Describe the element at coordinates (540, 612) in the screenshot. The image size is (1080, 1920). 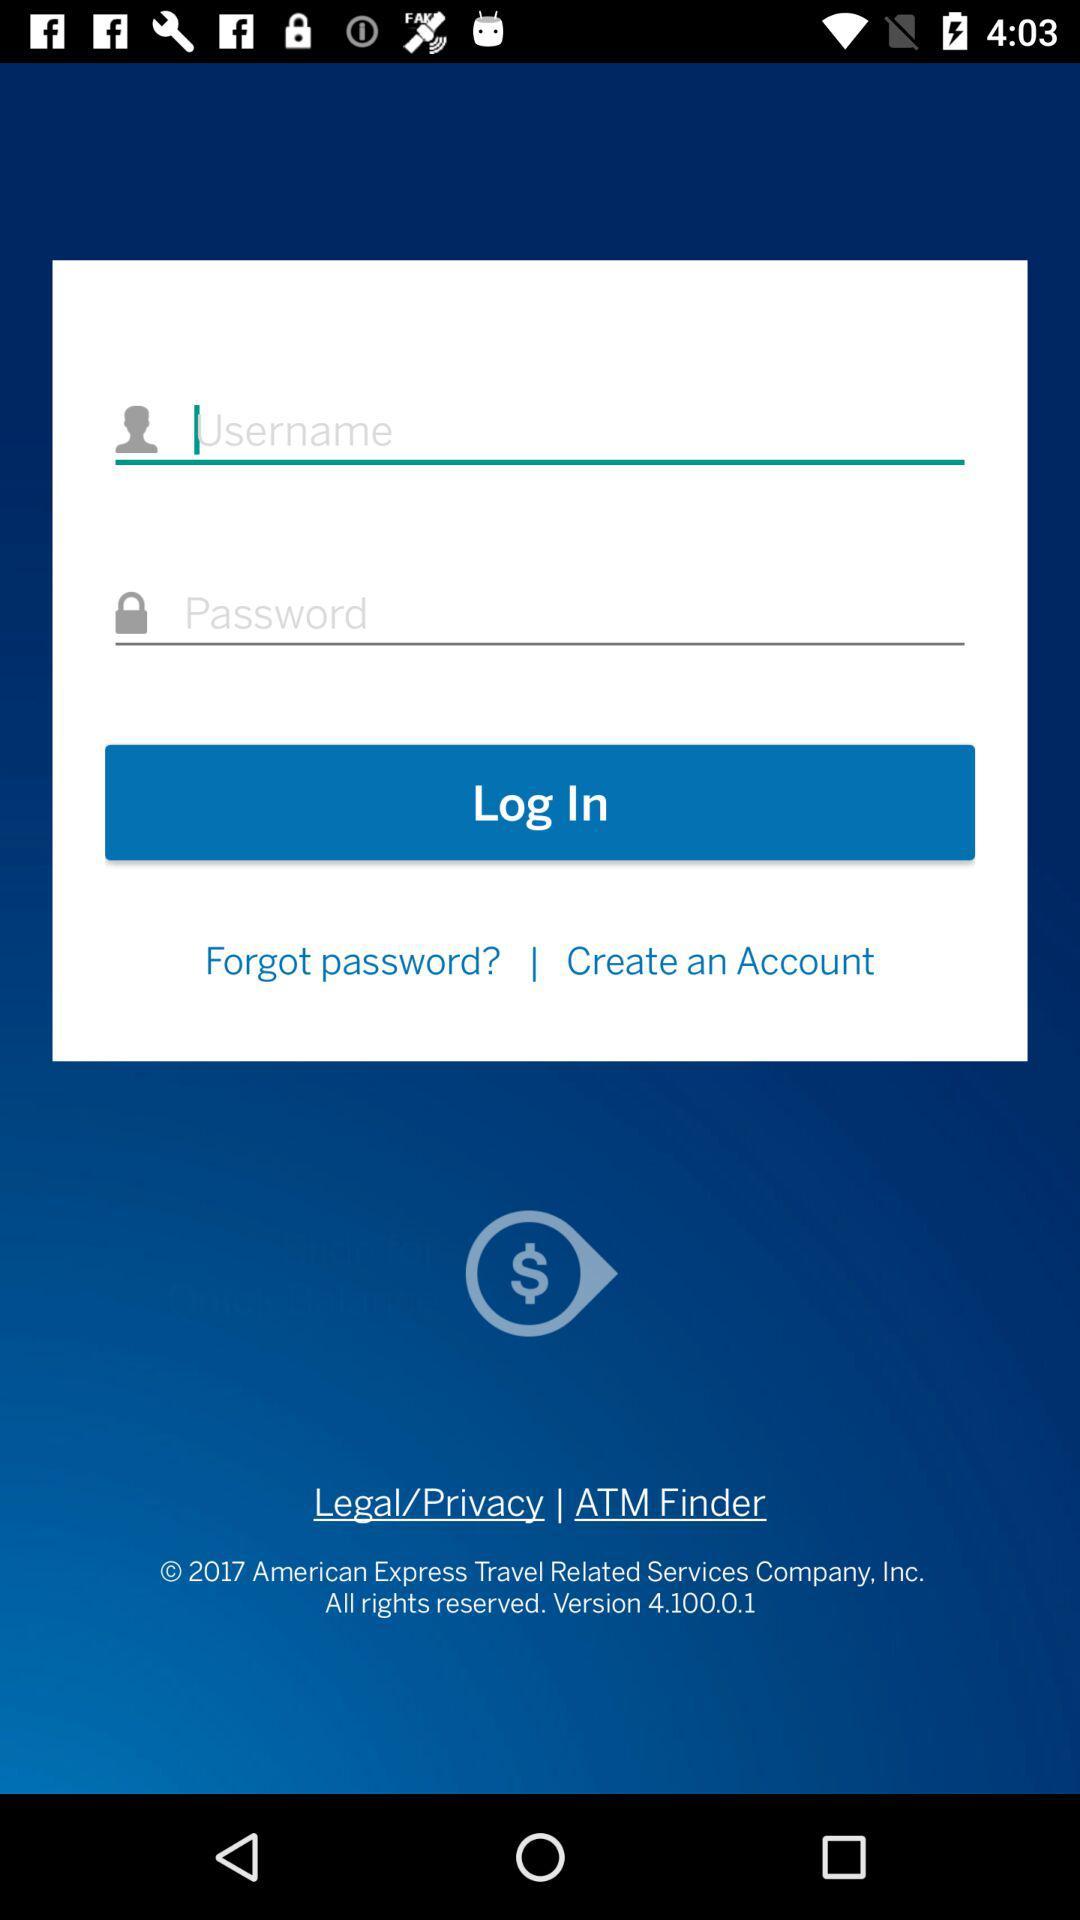
I see `open password field` at that location.